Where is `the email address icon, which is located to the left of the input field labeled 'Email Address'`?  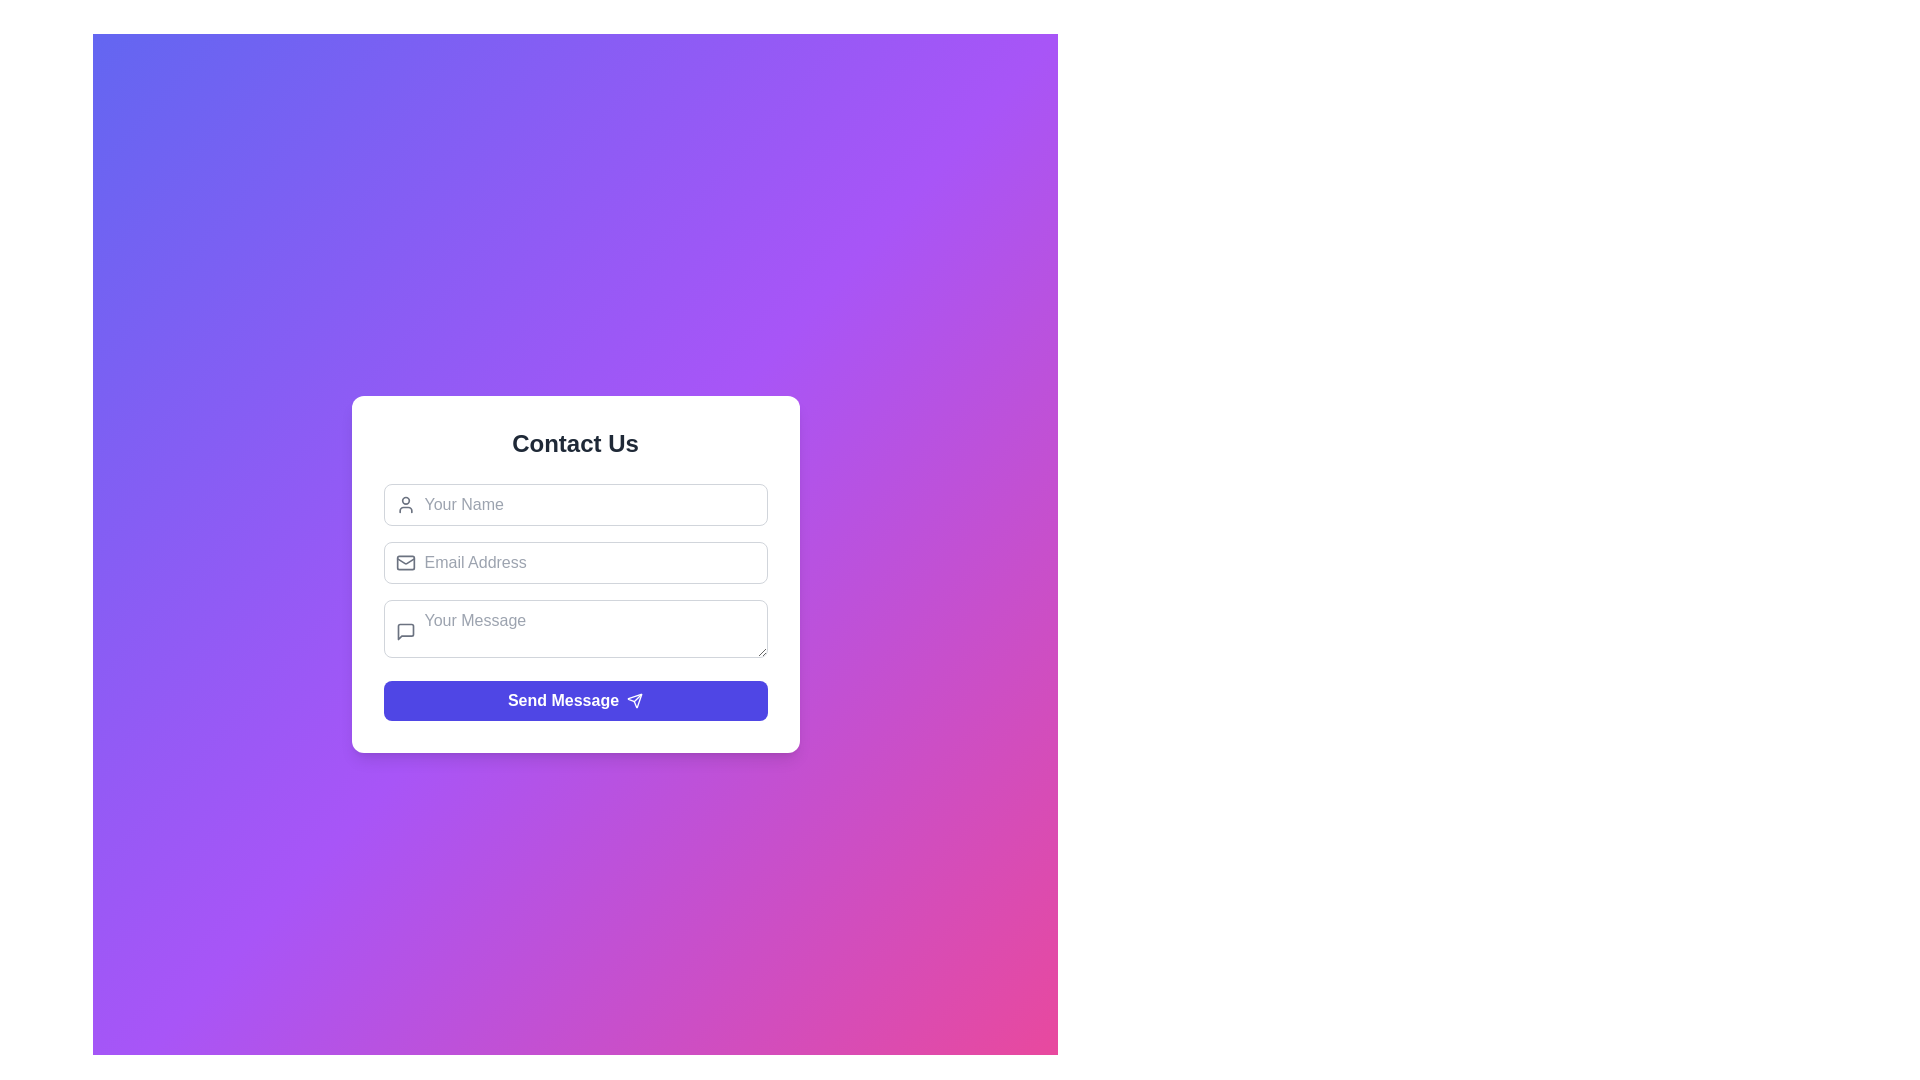 the email address icon, which is located to the left of the input field labeled 'Email Address' is located at coordinates (404, 562).